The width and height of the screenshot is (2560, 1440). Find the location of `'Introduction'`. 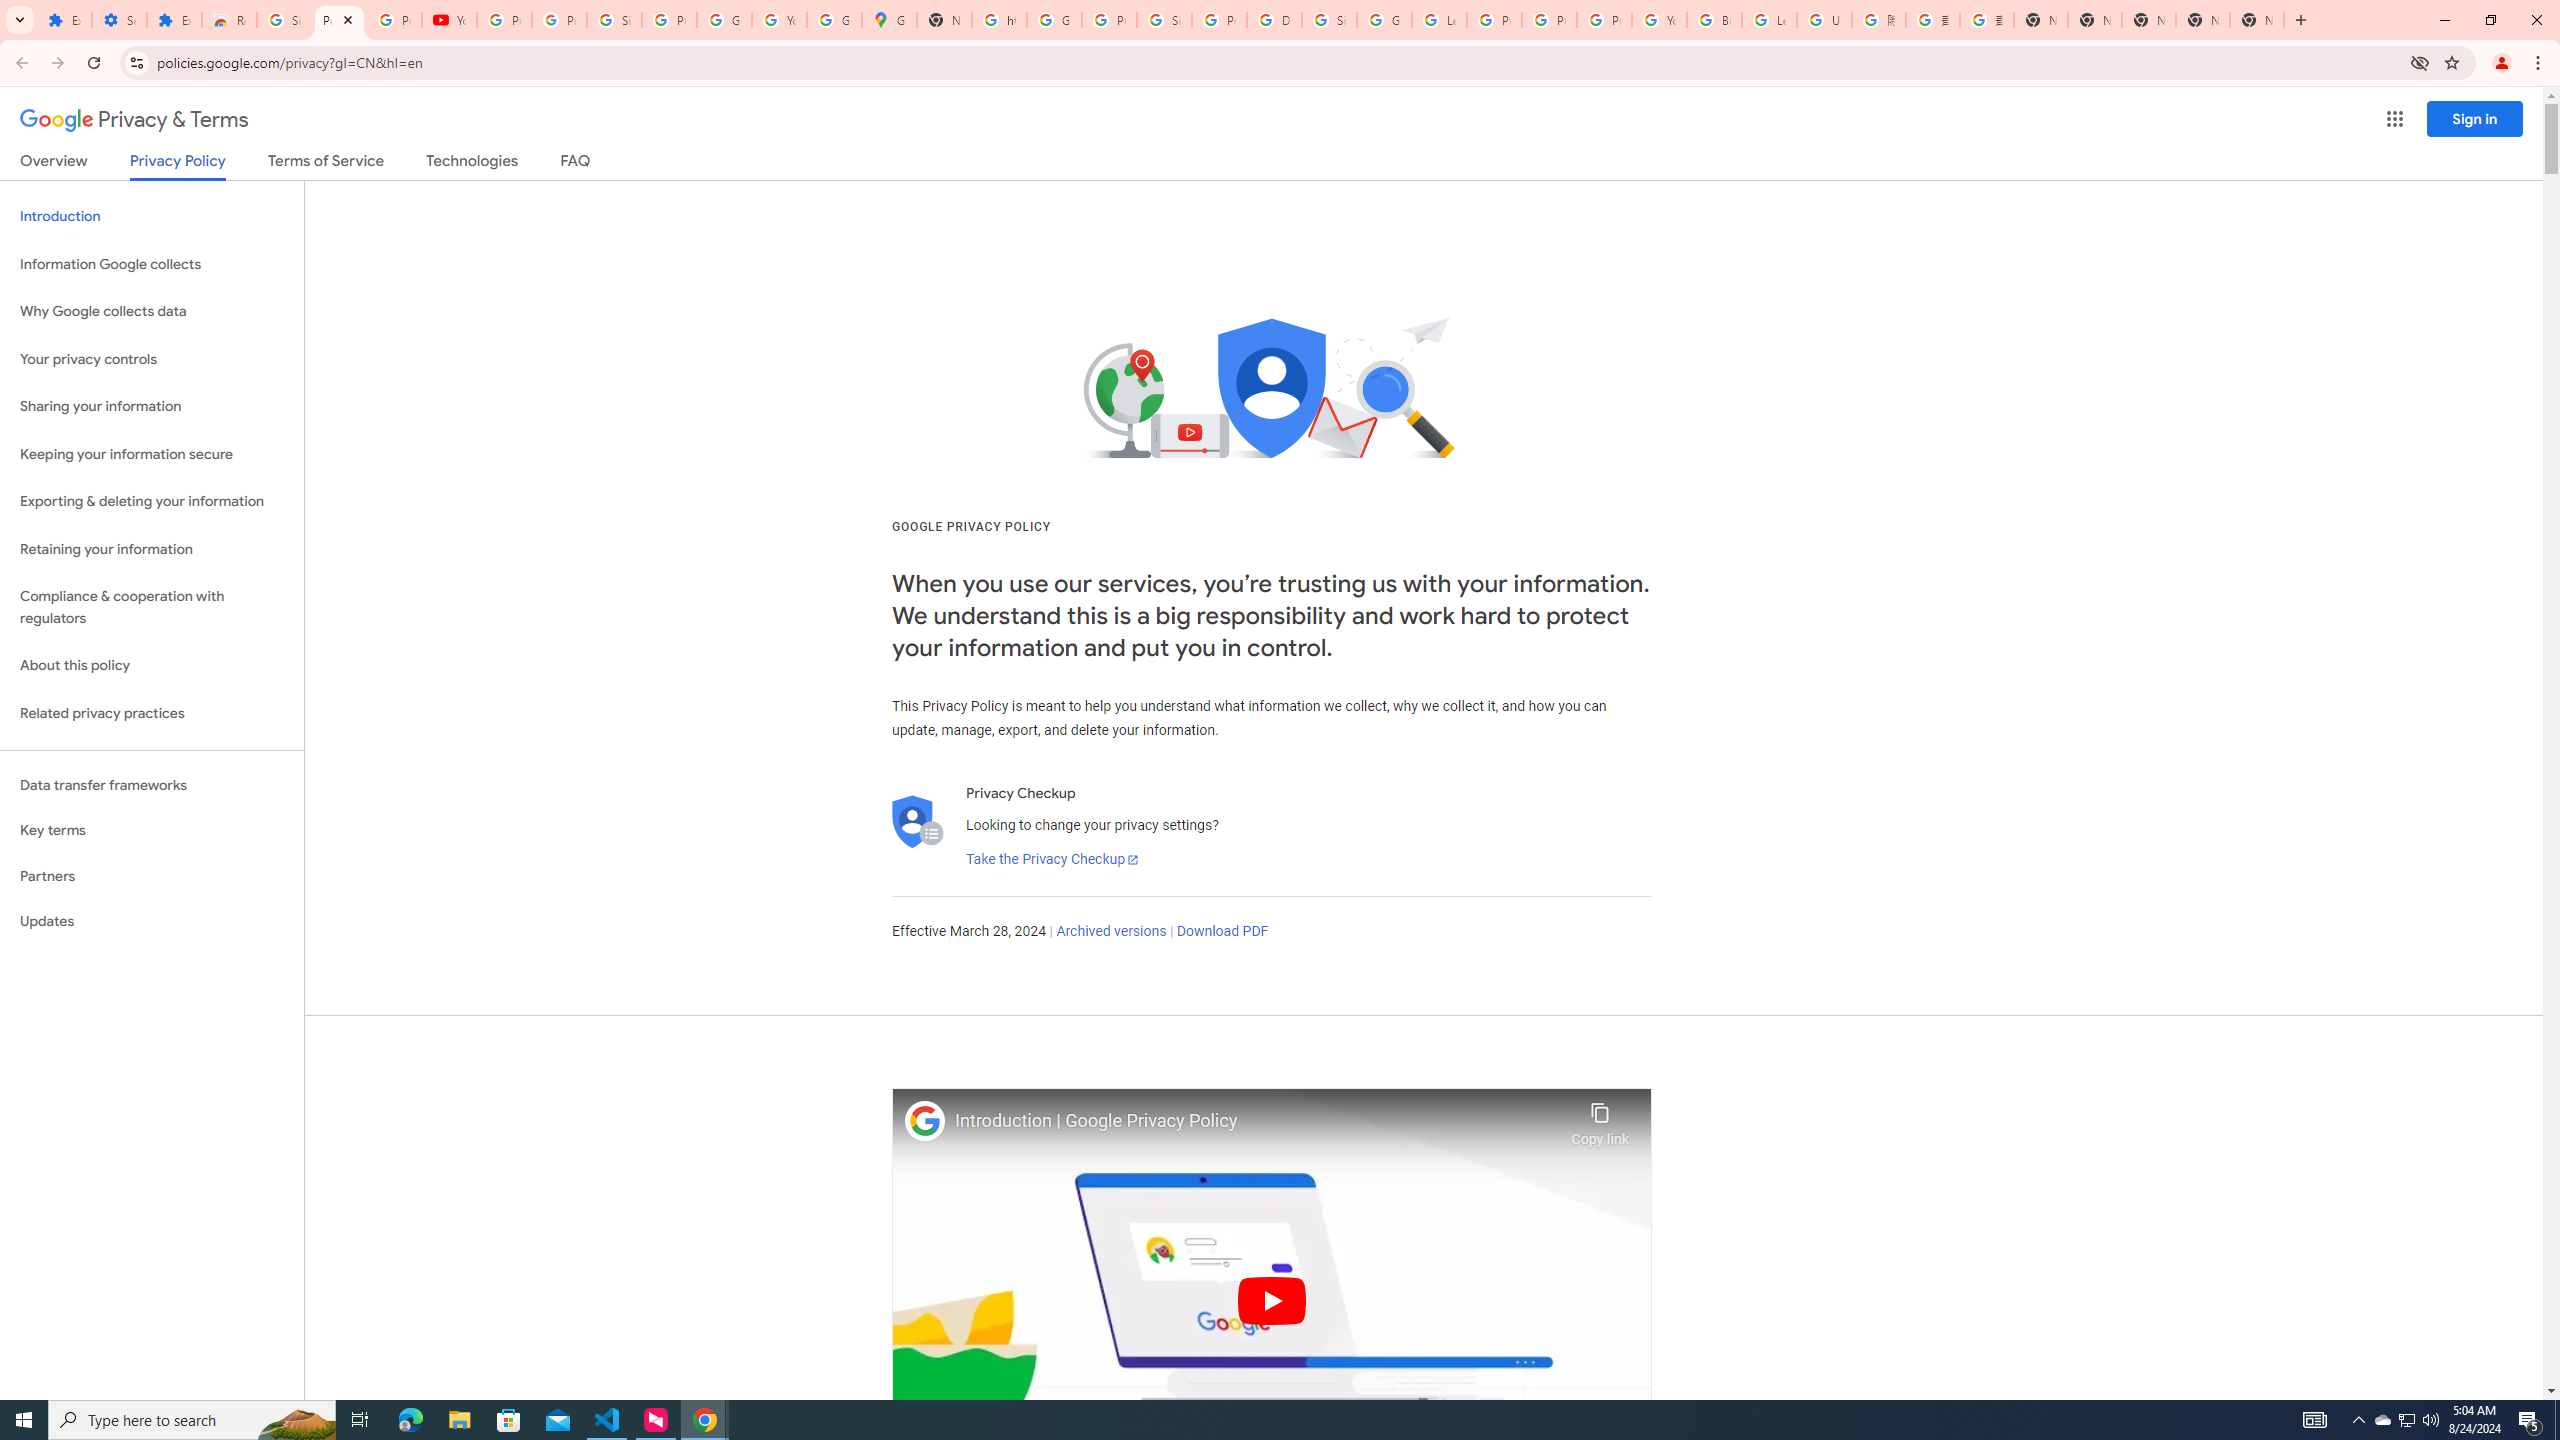

'Introduction' is located at coordinates (151, 215).